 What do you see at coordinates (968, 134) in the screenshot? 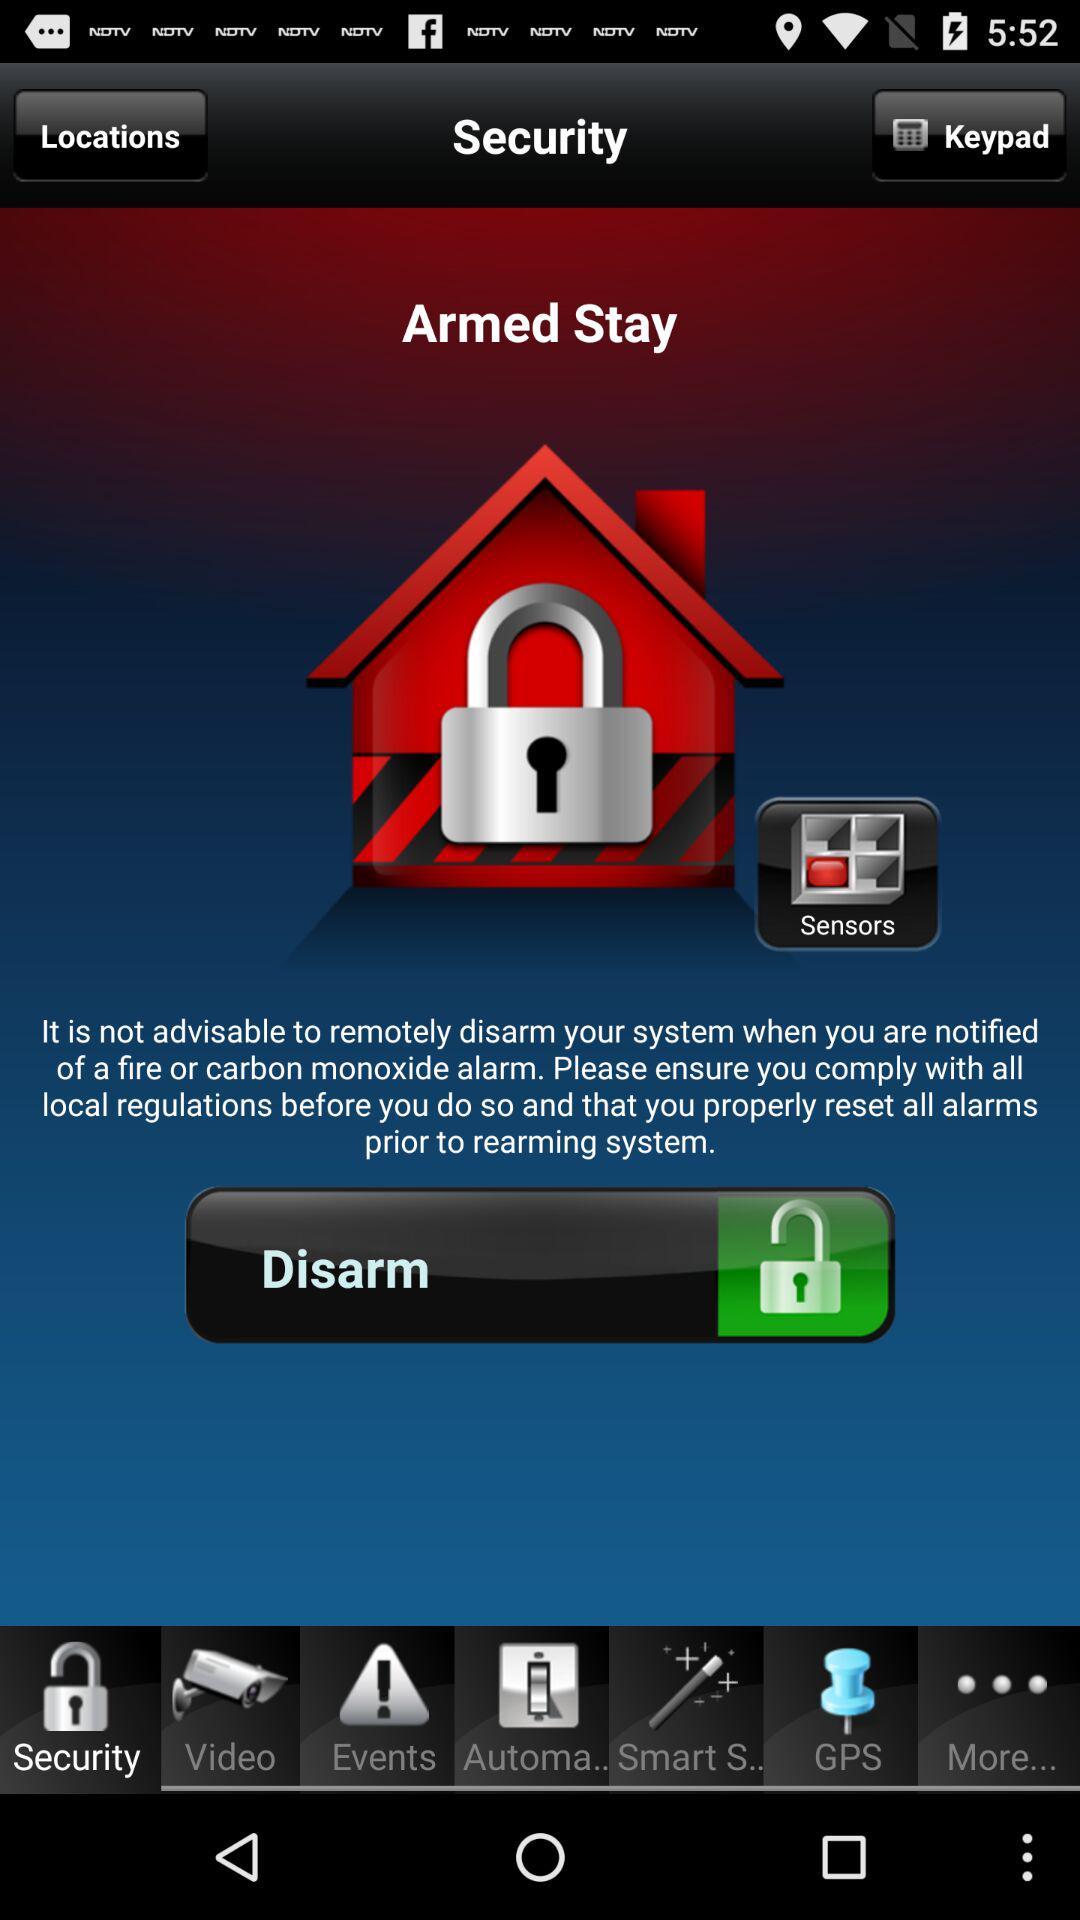
I see `the item to the right of the security` at bounding box center [968, 134].